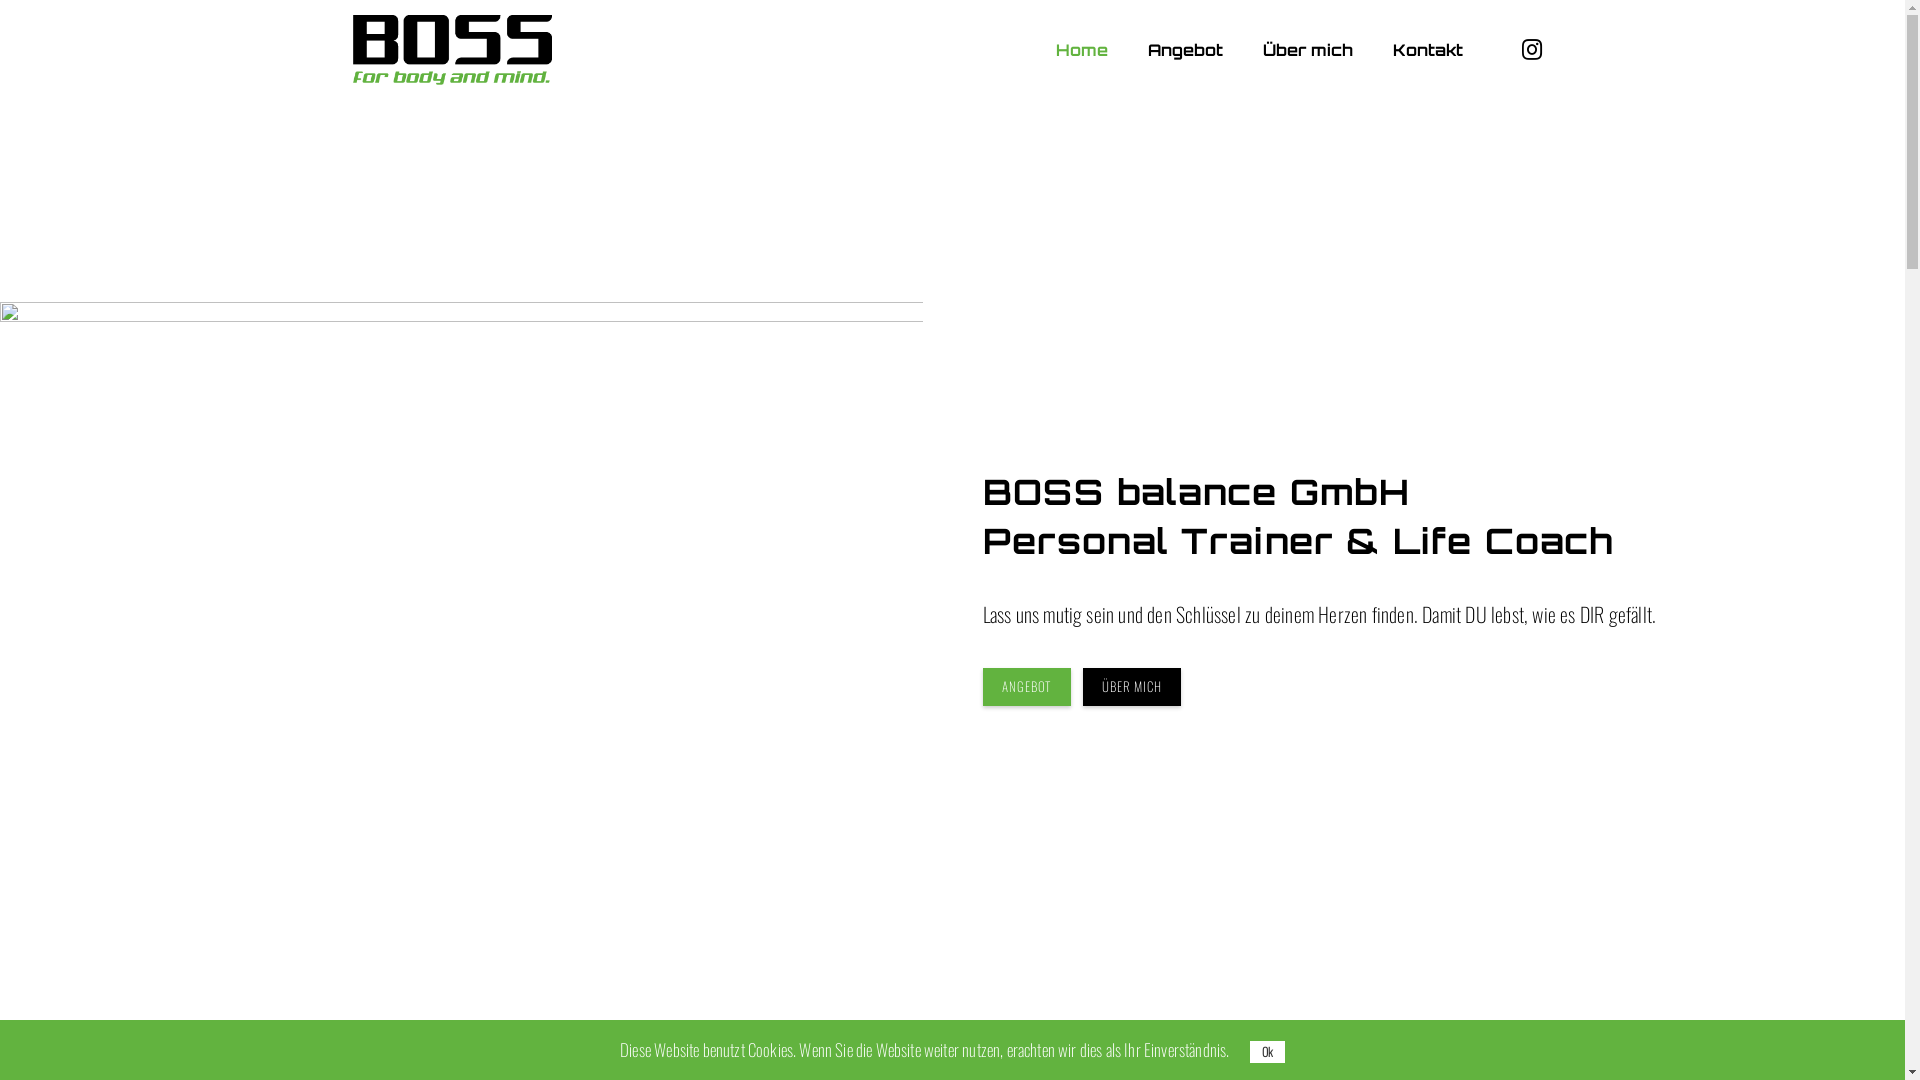 This screenshot has width=1920, height=1080. Describe the element at coordinates (1425, 49) in the screenshot. I see `'Kontakt'` at that location.